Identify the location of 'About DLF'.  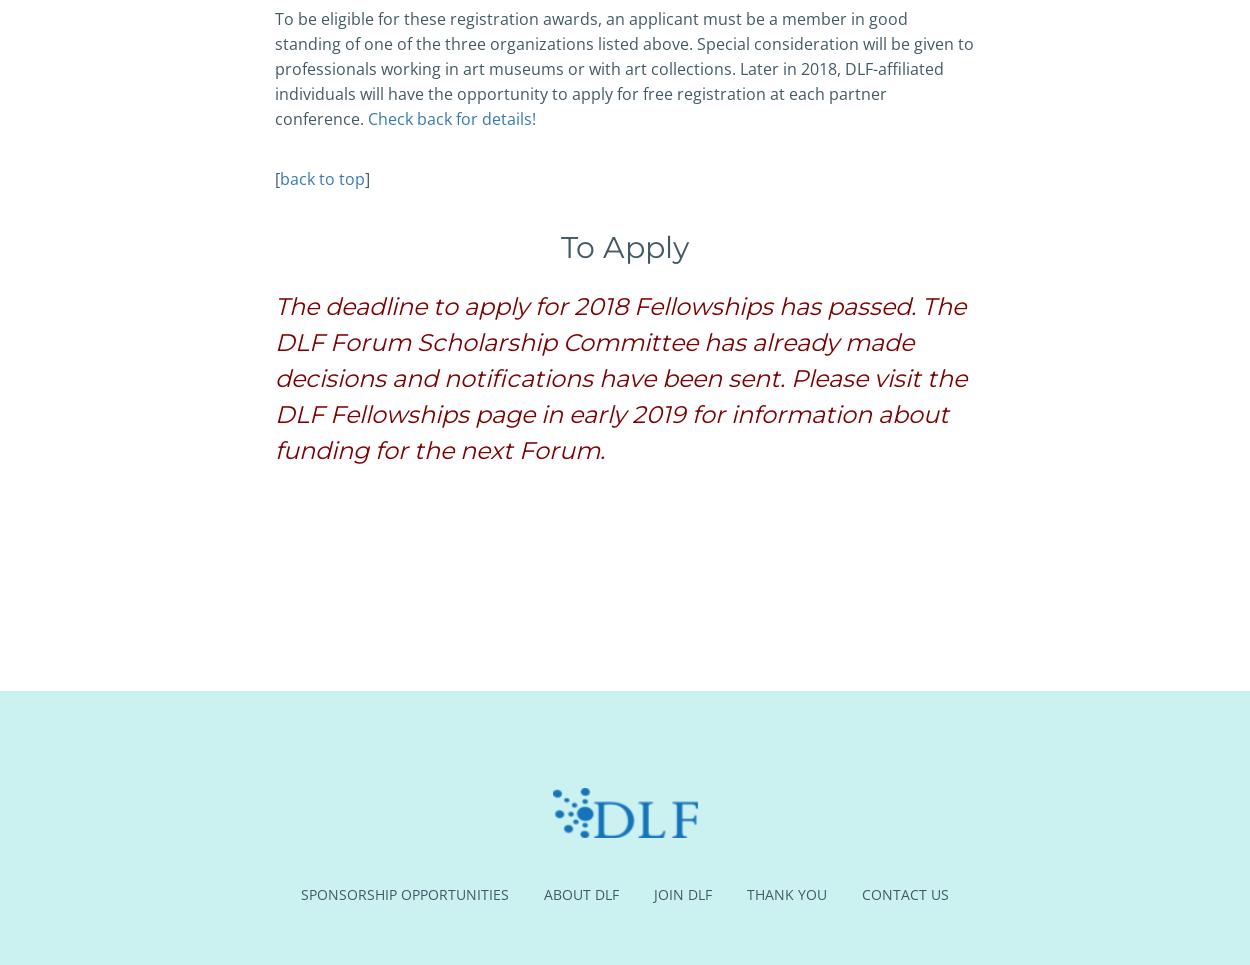
(544, 893).